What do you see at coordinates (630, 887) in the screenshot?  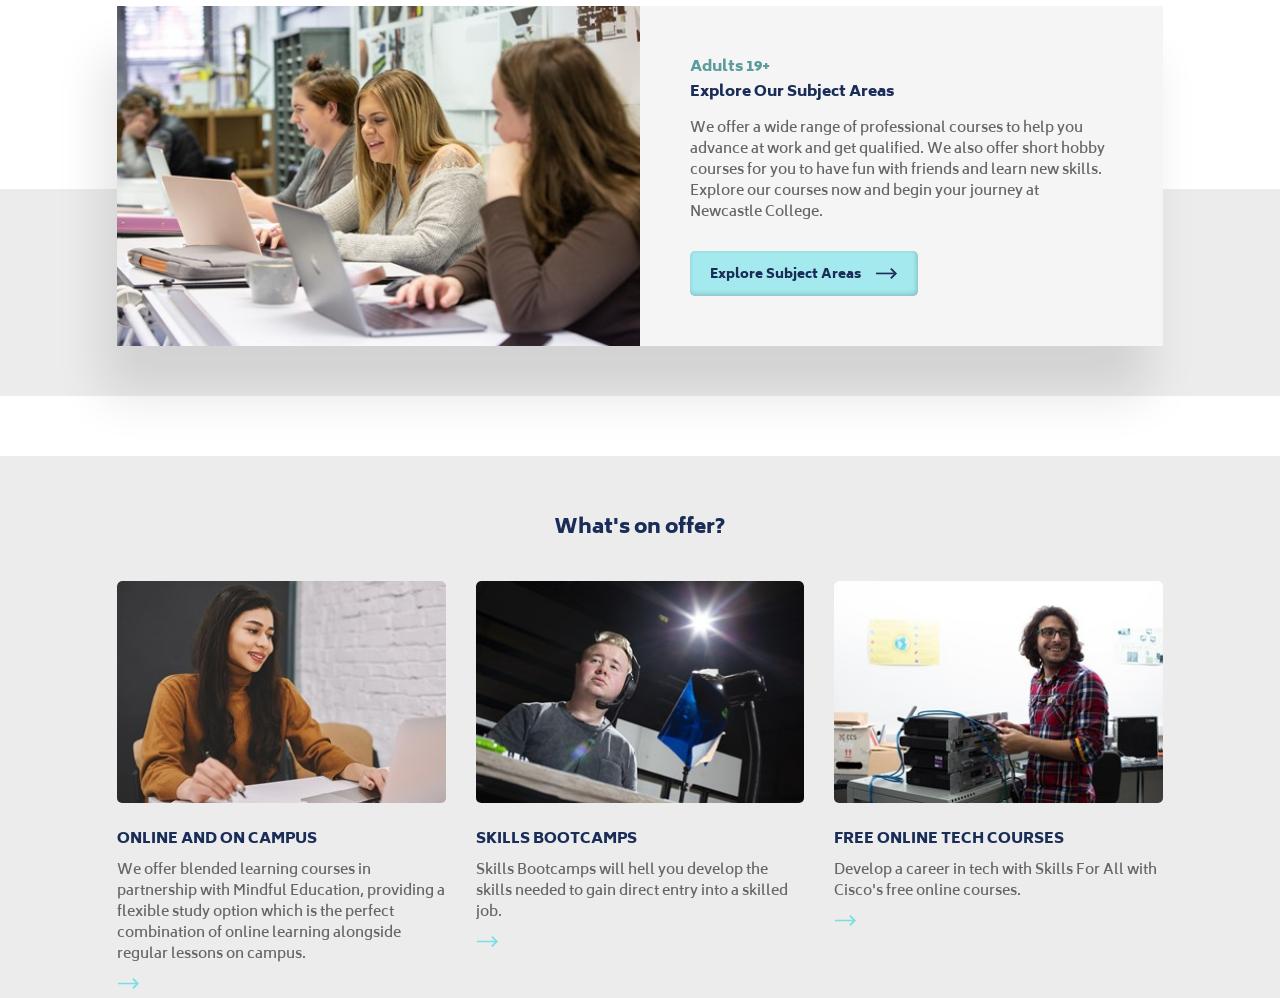 I see `'Skills Bootcamps will hell you develop the skills needed to gain direct entry into a skilled job.'` at bounding box center [630, 887].